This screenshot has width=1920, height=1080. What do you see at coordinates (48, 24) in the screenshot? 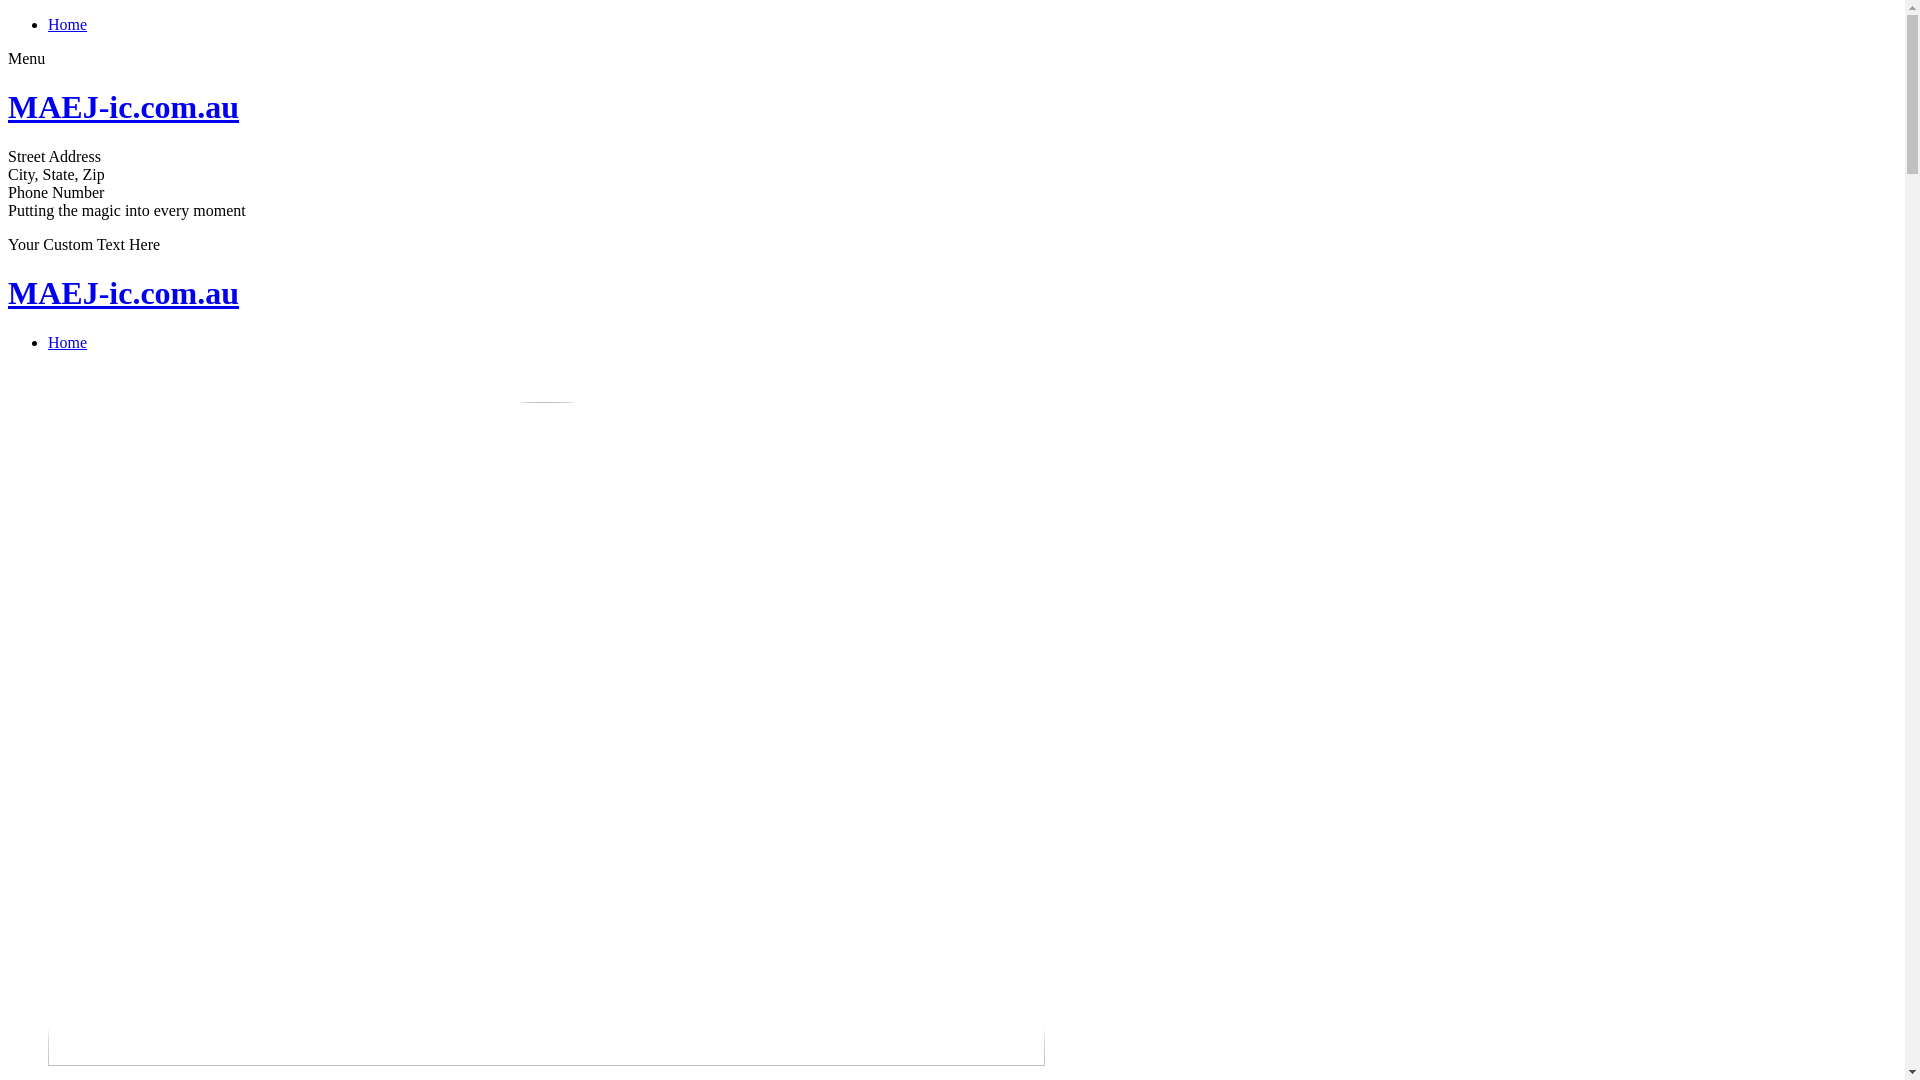
I see `'Home'` at bounding box center [48, 24].